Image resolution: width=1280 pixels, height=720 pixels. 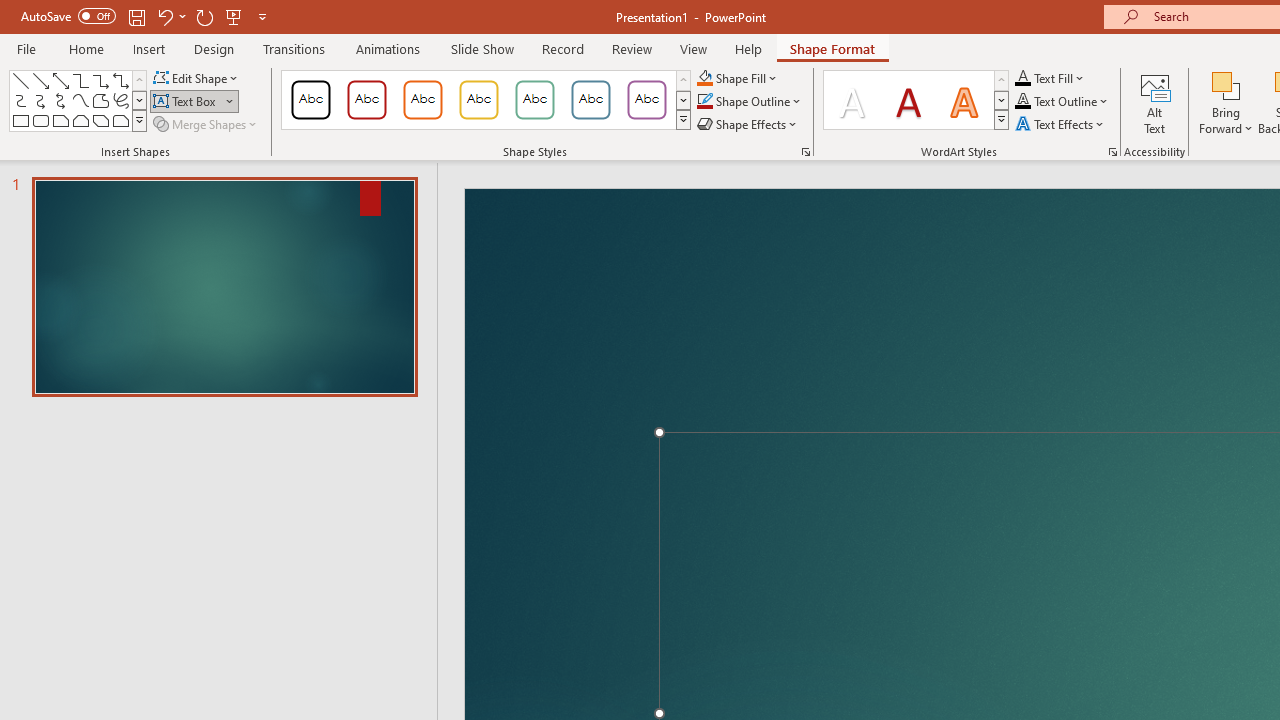 I want to click on 'Text Outline RGB(0, 0, 0)', so click(x=1023, y=101).